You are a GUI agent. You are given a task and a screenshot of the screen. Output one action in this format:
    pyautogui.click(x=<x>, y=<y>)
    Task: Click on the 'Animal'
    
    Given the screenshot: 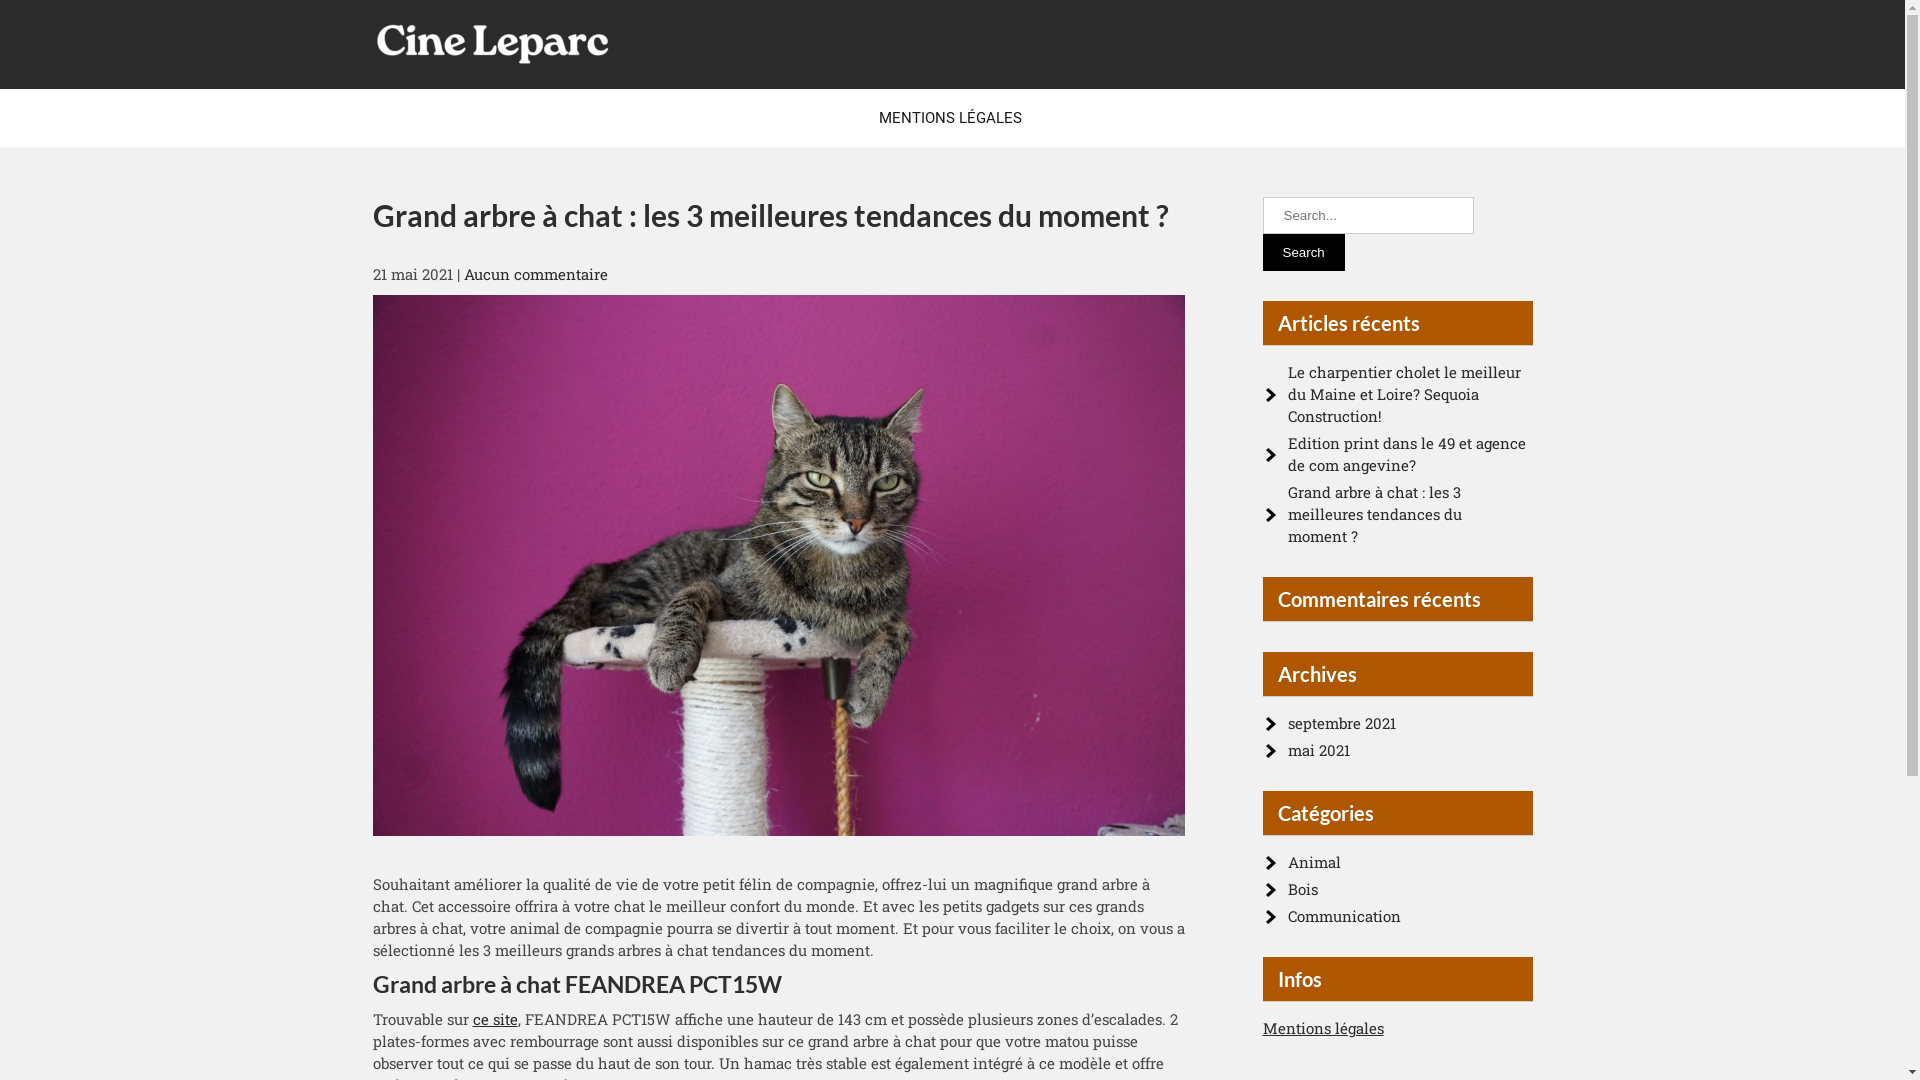 What is the action you would take?
    pyautogui.click(x=1314, y=860)
    